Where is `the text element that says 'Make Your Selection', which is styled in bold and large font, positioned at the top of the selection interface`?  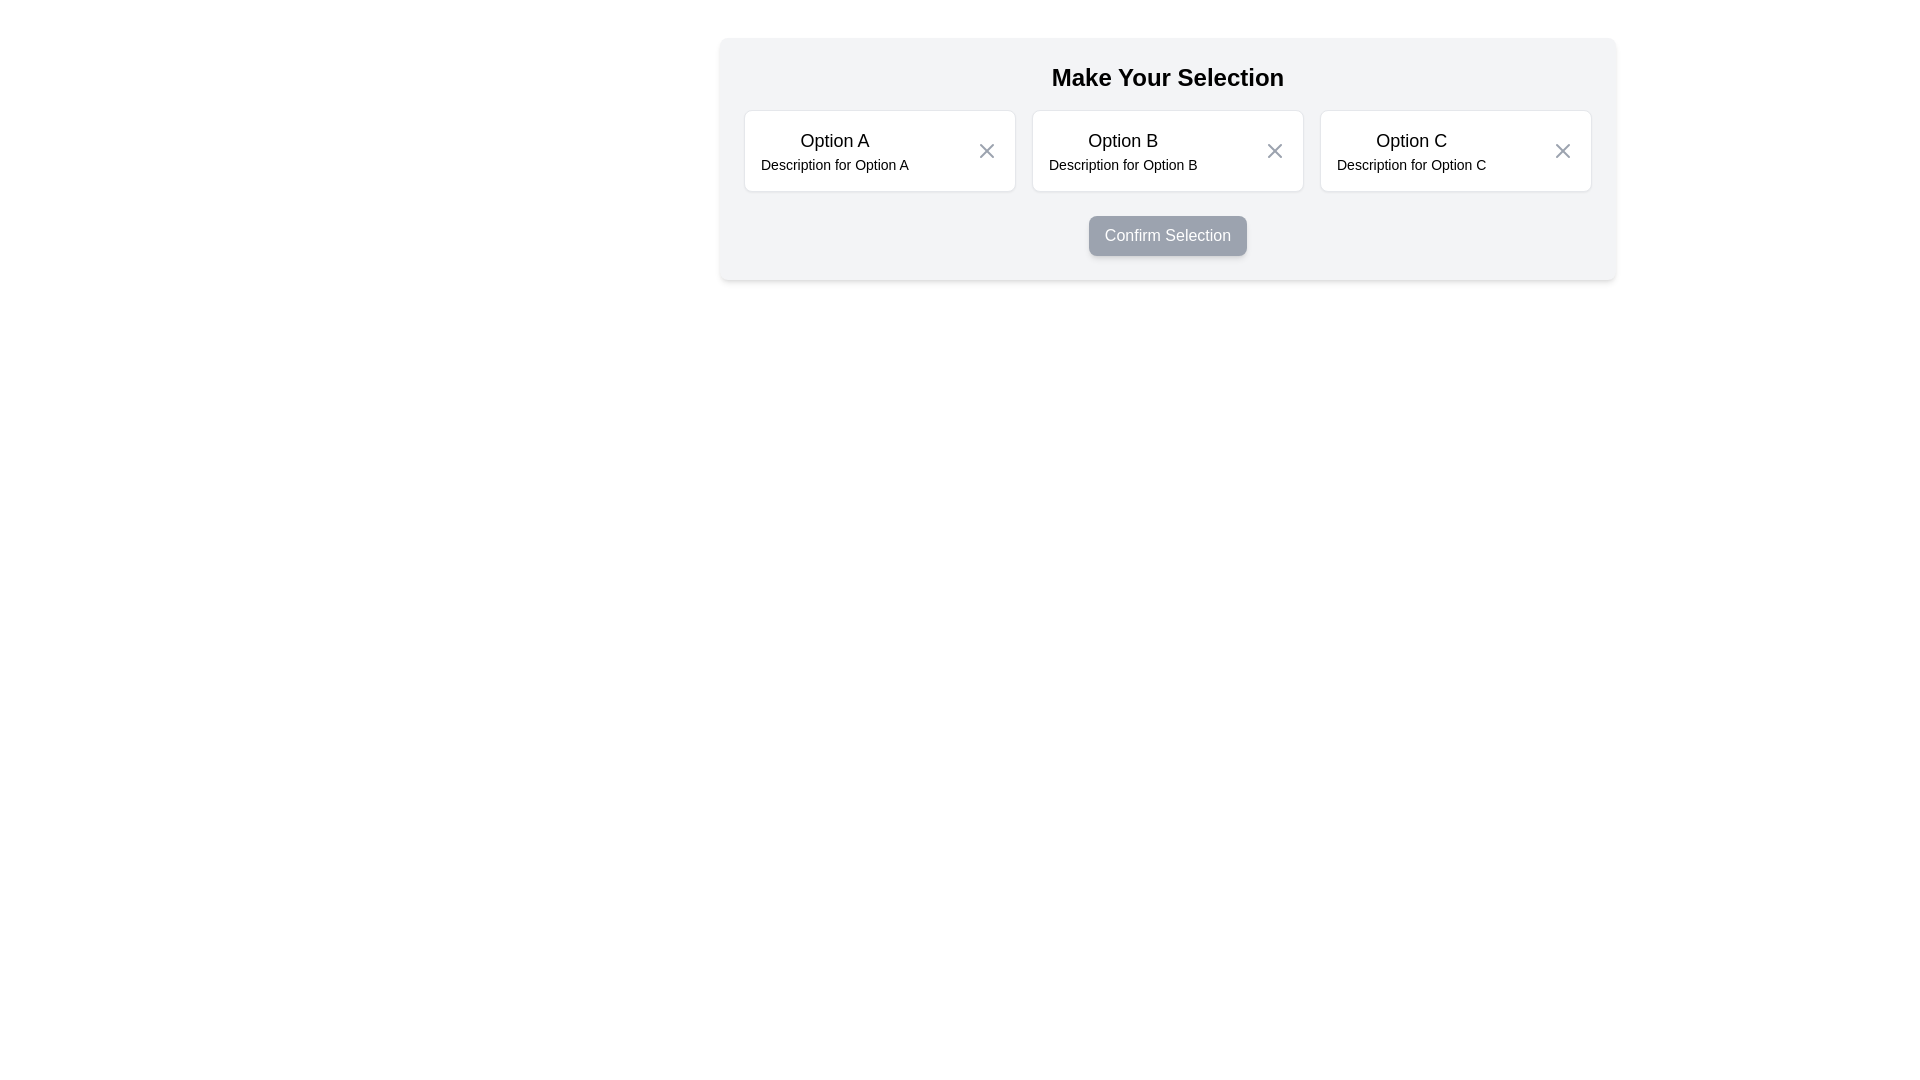
the text element that says 'Make Your Selection', which is styled in bold and large font, positioned at the top of the selection interface is located at coordinates (1167, 76).